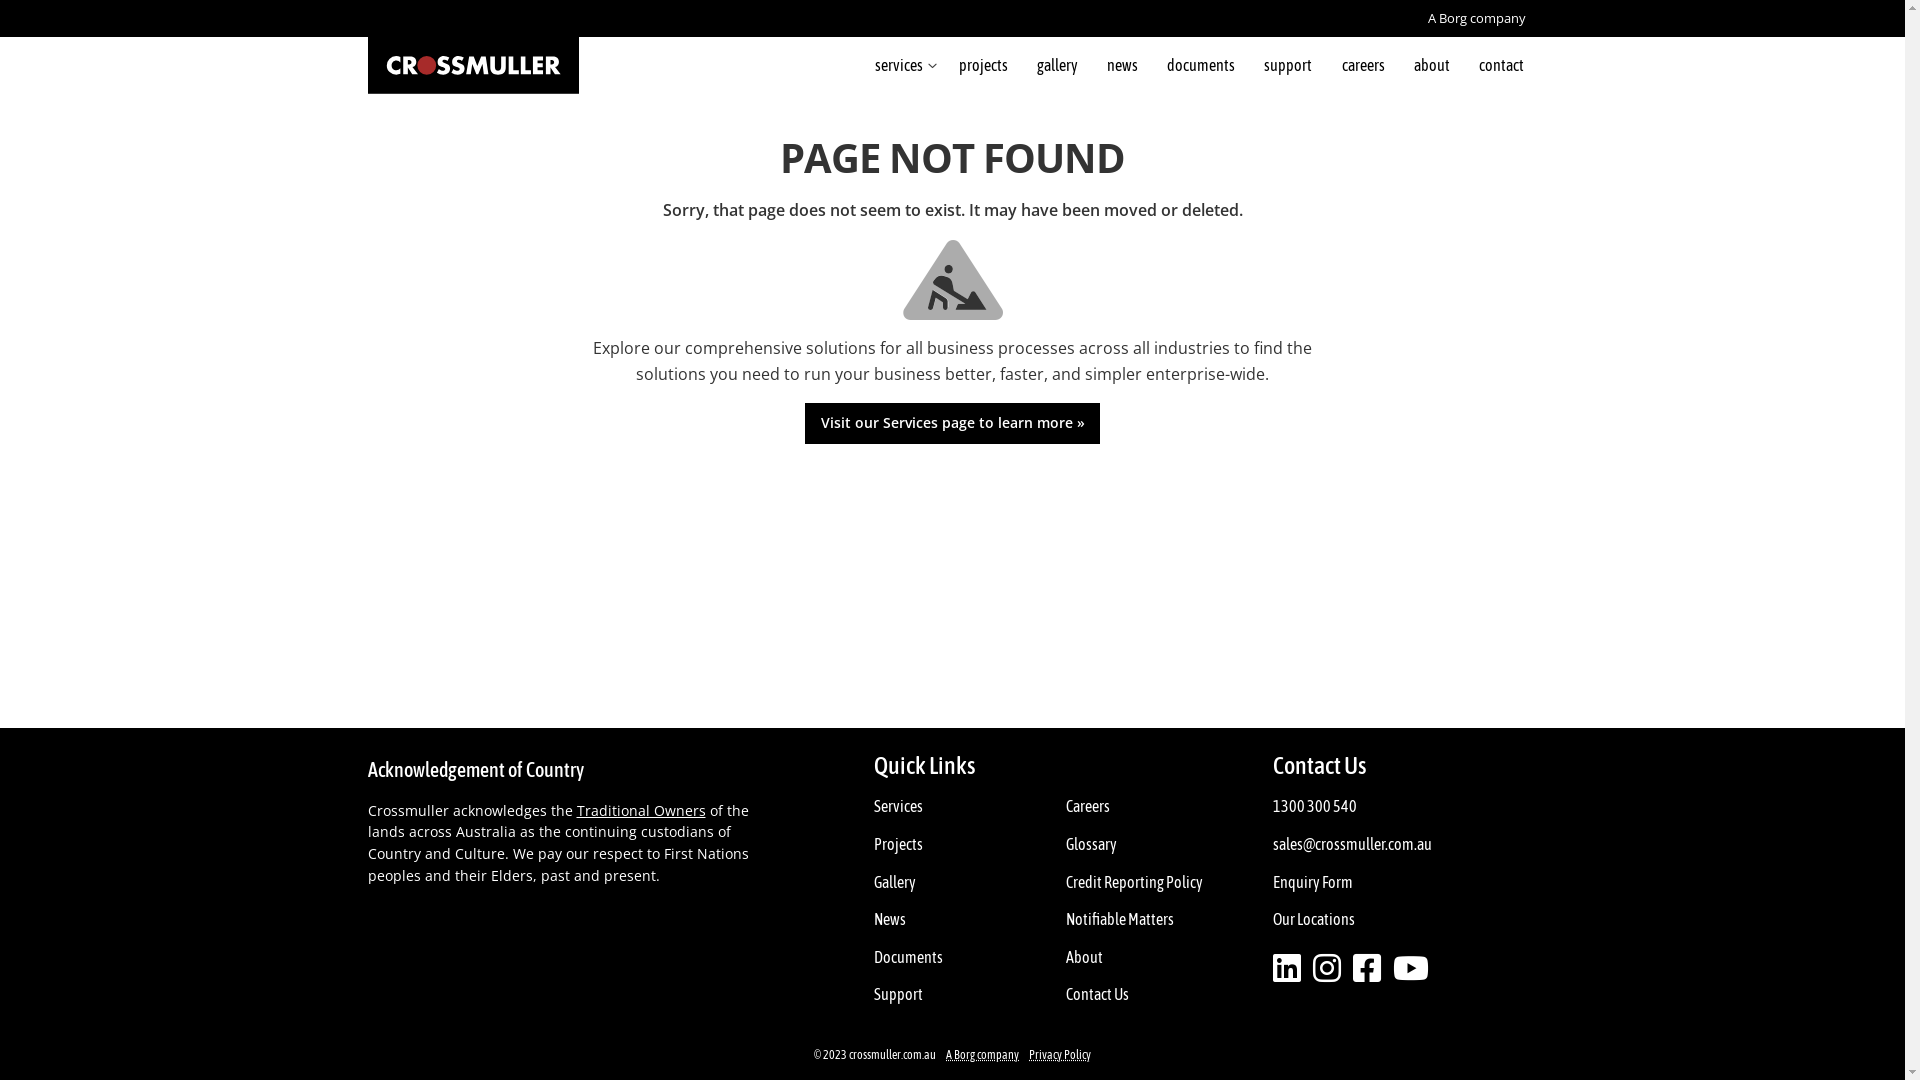 This screenshot has height=1080, width=1920. What do you see at coordinates (1501, 64) in the screenshot?
I see `'contact'` at bounding box center [1501, 64].